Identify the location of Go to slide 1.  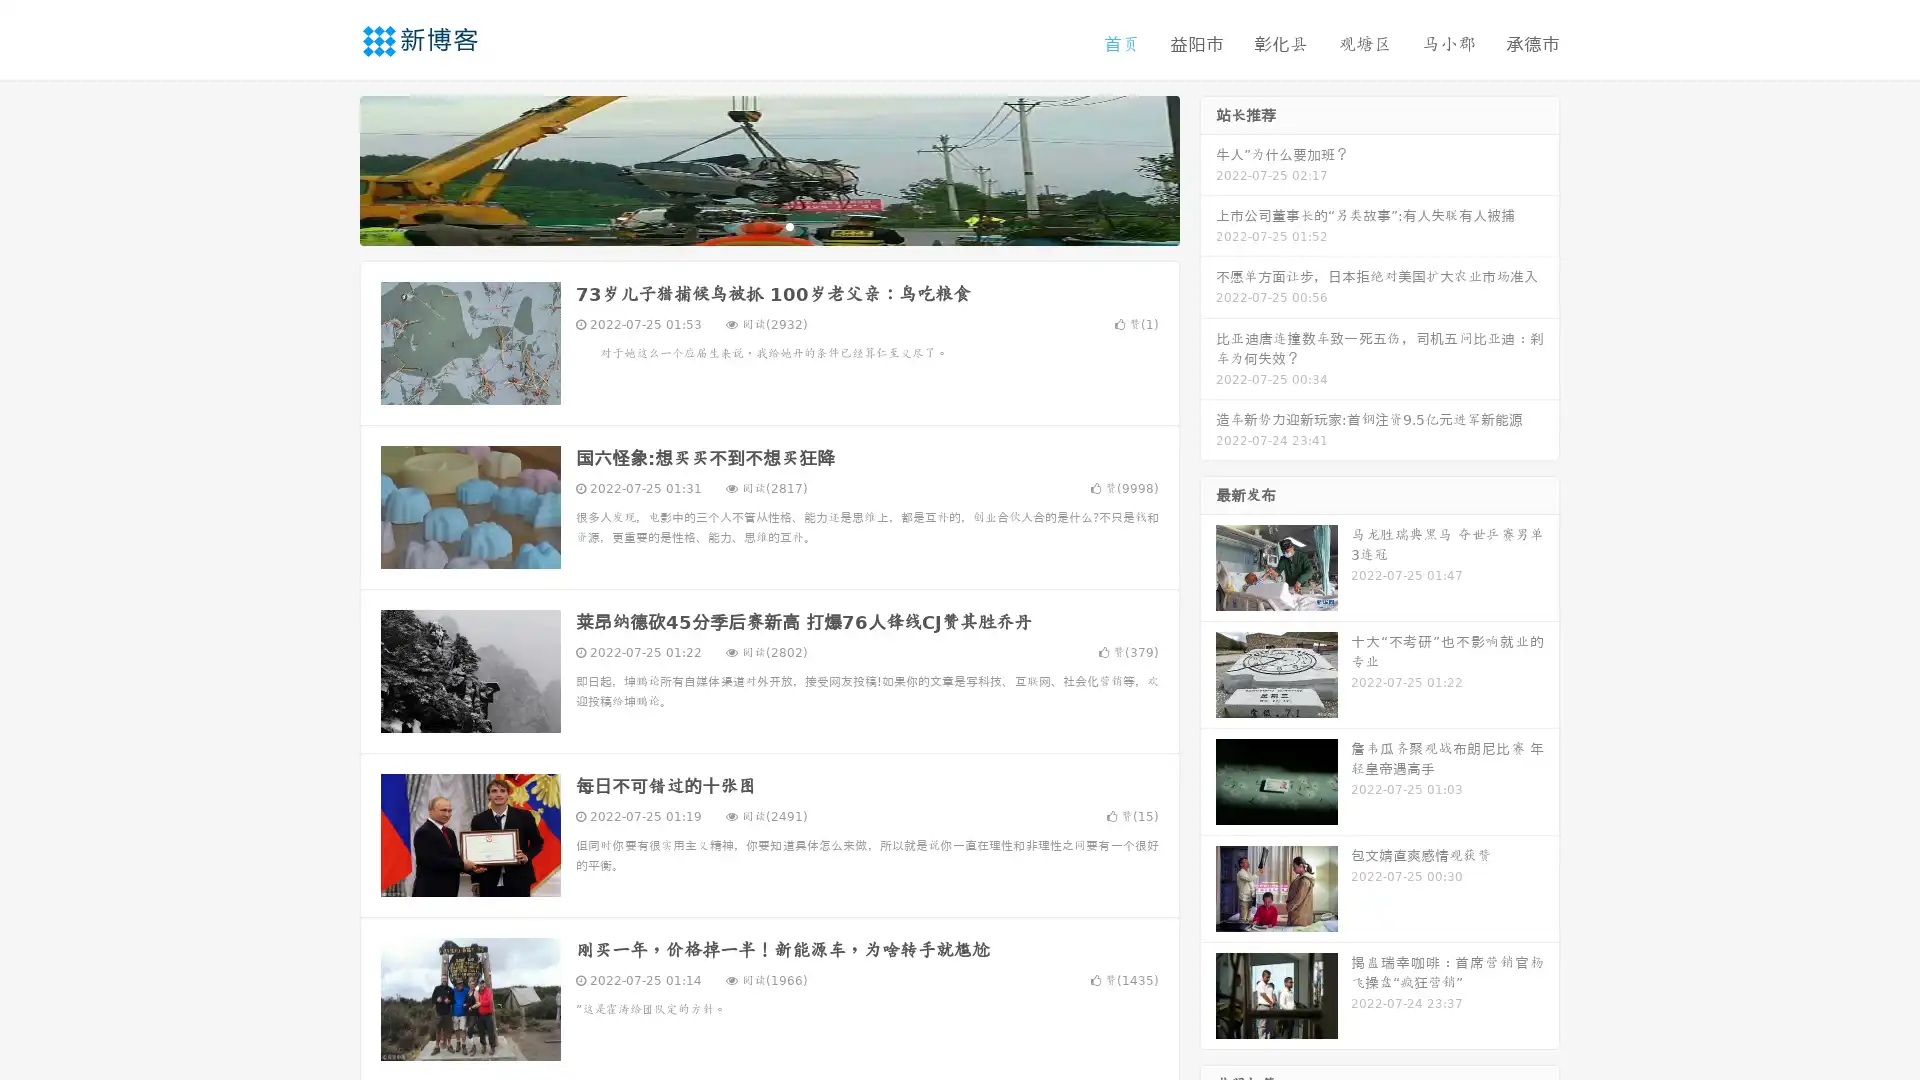
(748, 225).